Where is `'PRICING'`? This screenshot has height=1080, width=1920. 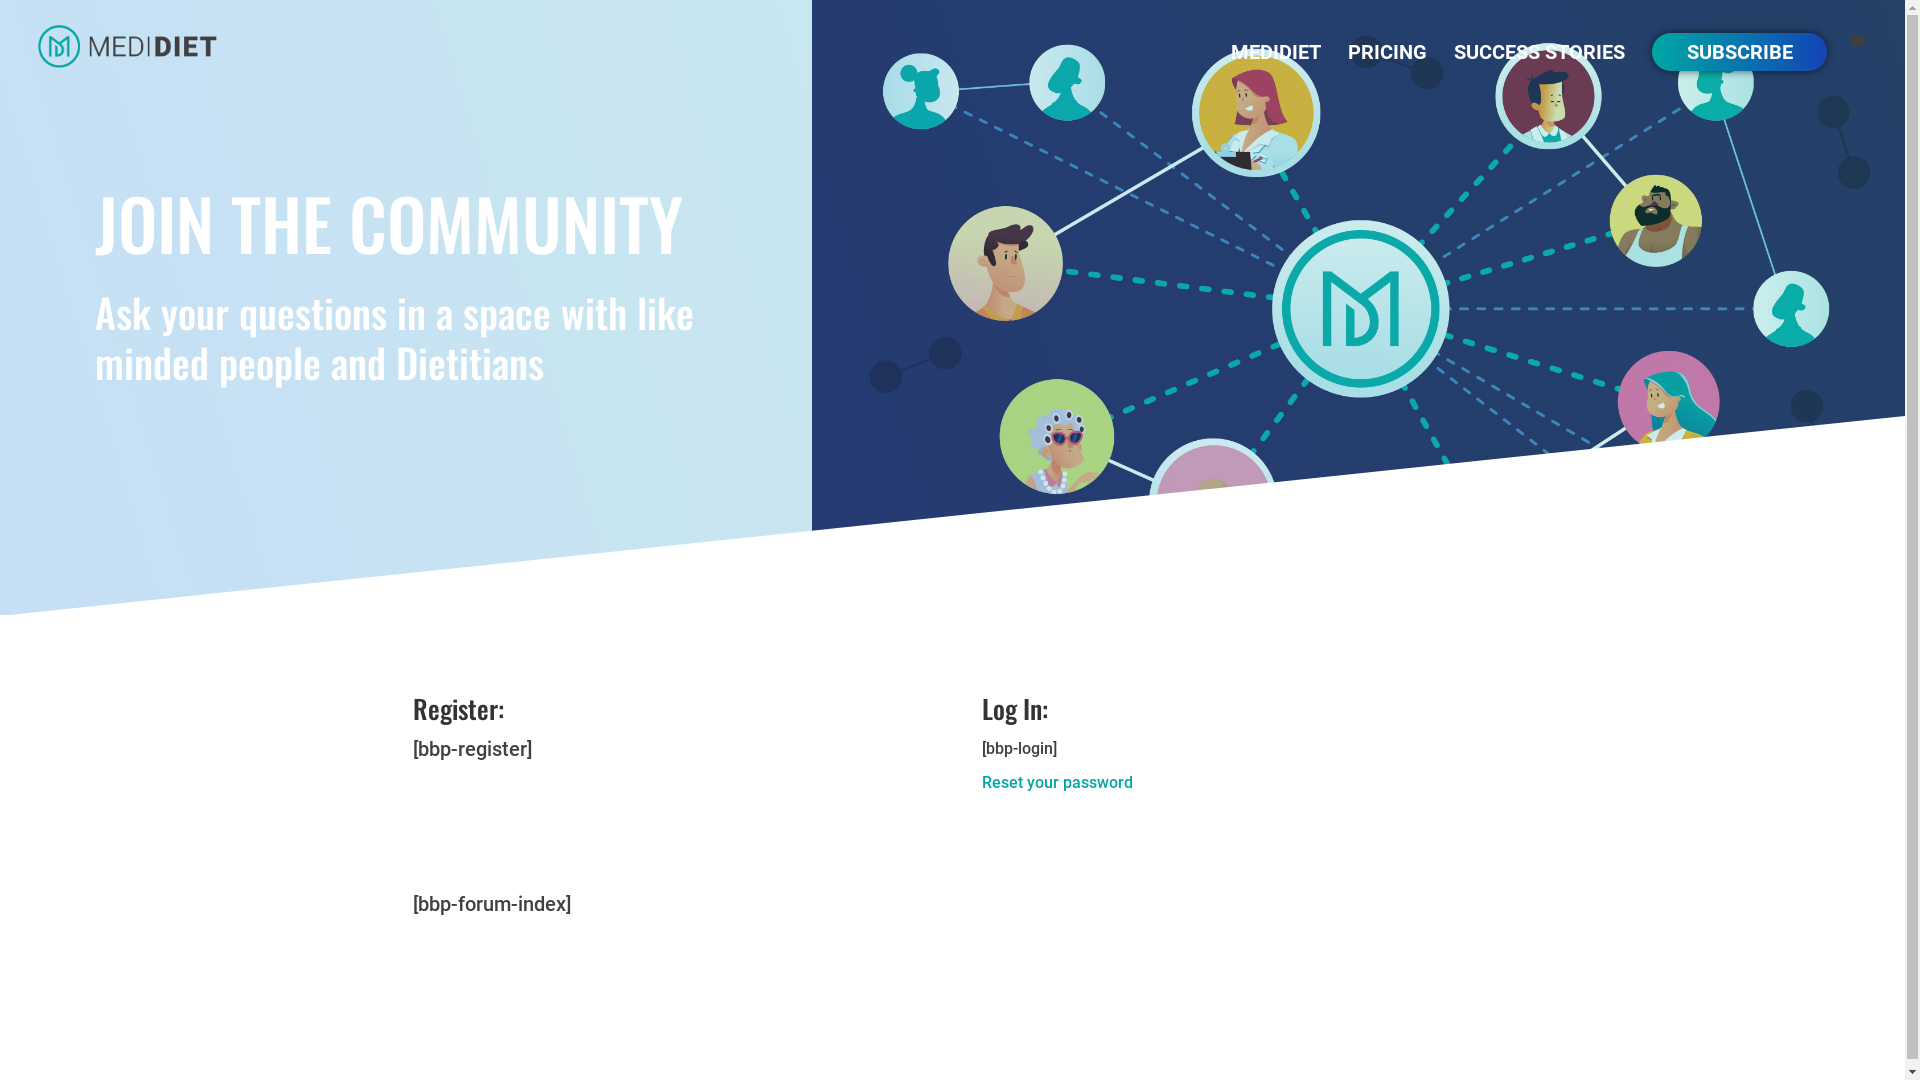
'PRICING' is located at coordinates (1386, 67).